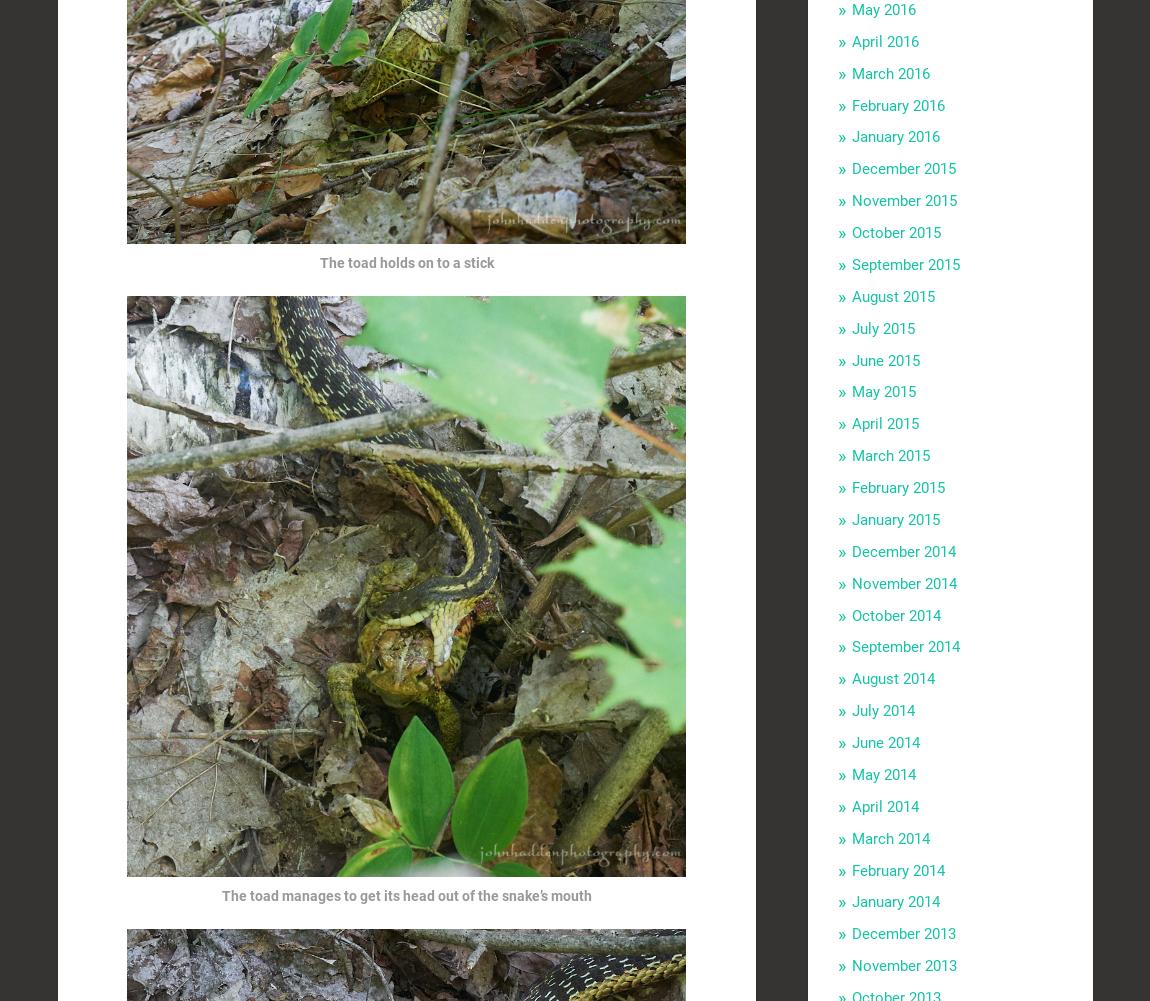  What do you see at coordinates (905, 262) in the screenshot?
I see `'September 2015'` at bounding box center [905, 262].